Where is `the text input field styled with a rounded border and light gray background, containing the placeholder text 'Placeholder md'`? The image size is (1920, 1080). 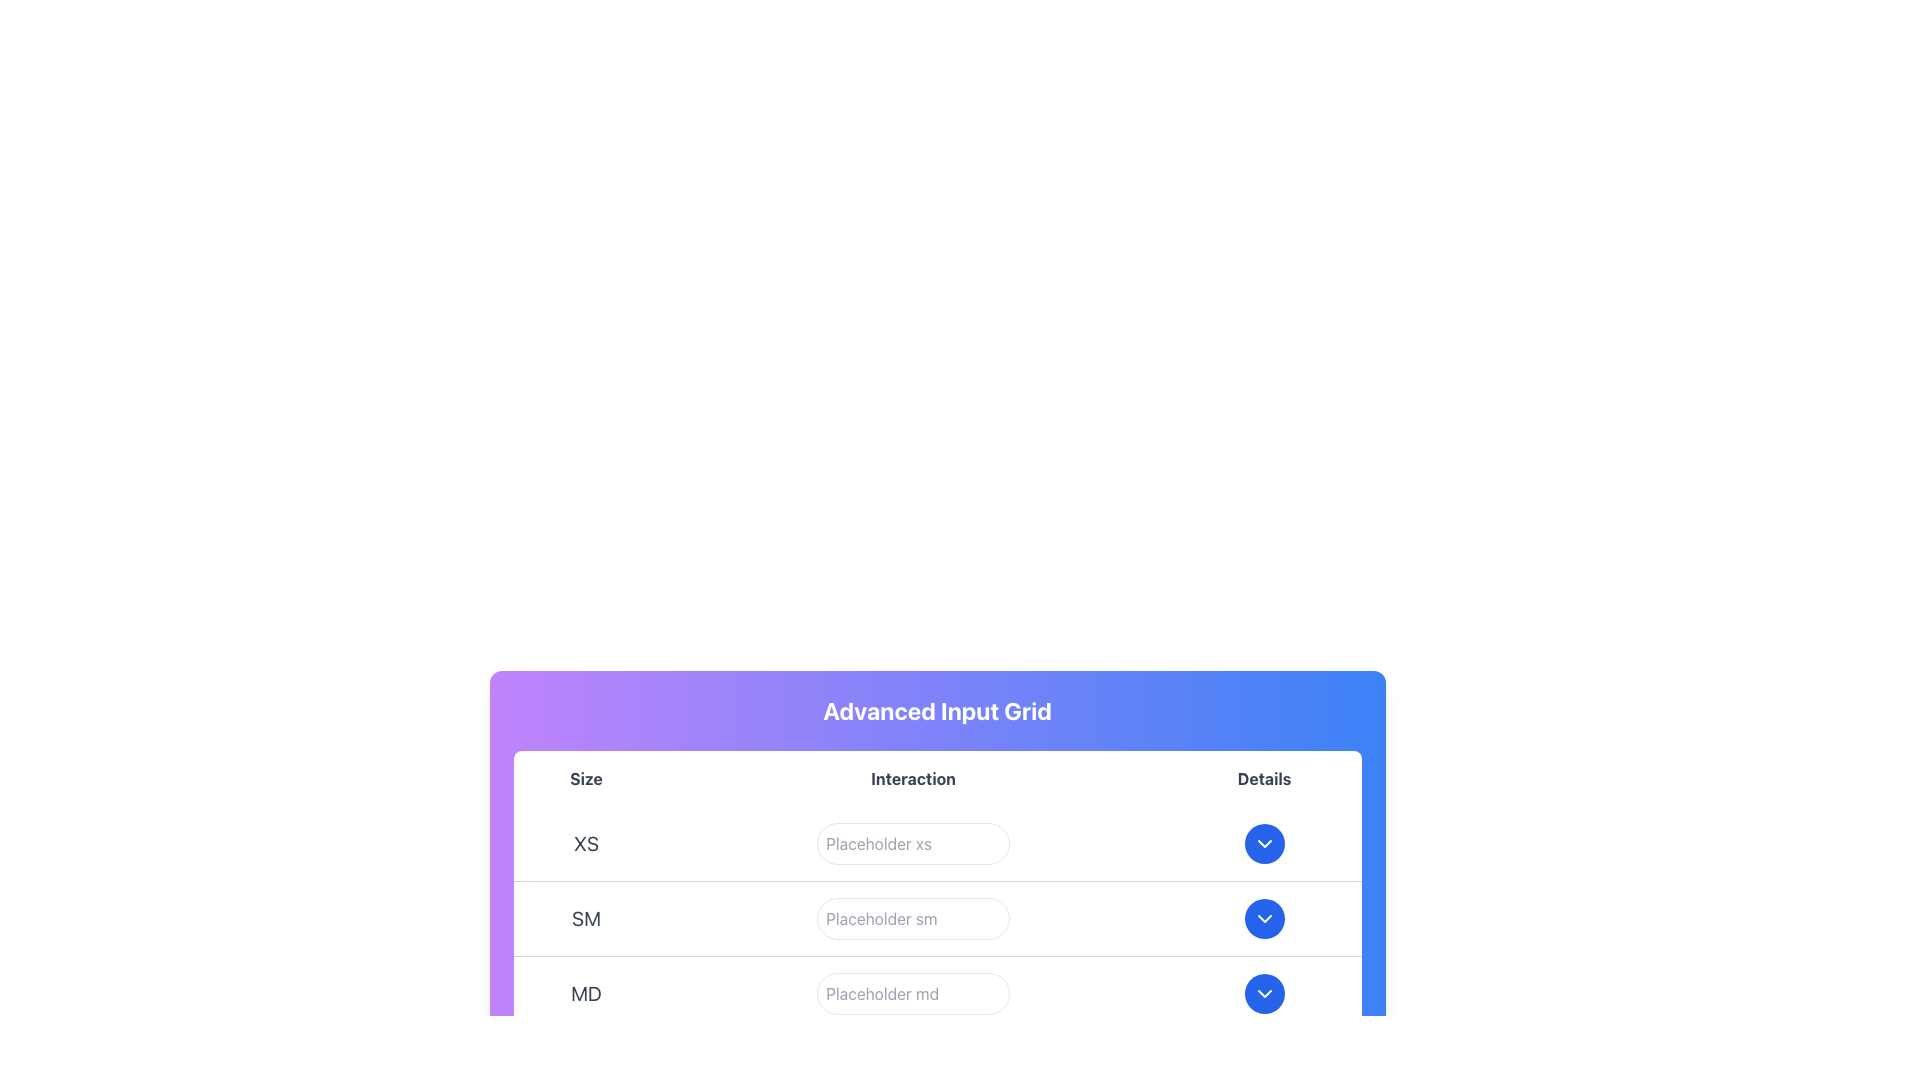
the text input field styled with a rounded border and light gray background, containing the placeholder text 'Placeholder md' is located at coordinates (912, 994).